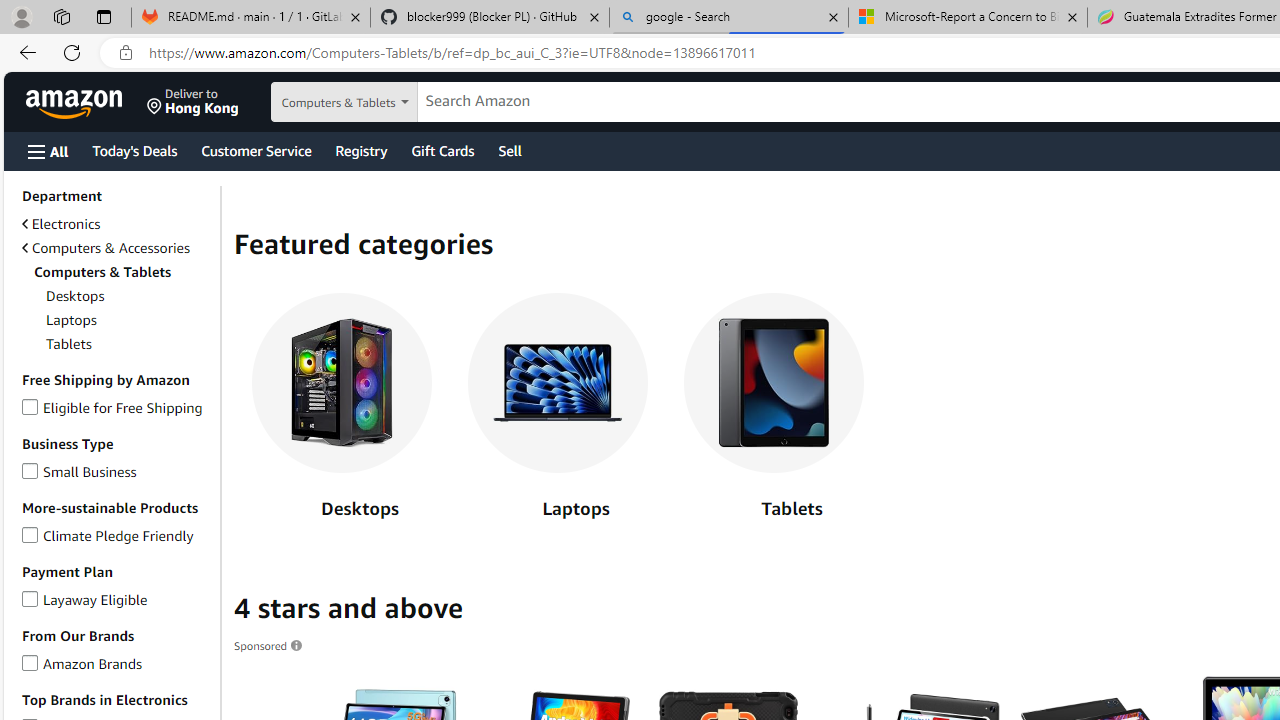 This screenshot has height=720, width=1280. Describe the element at coordinates (104, 247) in the screenshot. I see `'Computers & Accessories'` at that location.